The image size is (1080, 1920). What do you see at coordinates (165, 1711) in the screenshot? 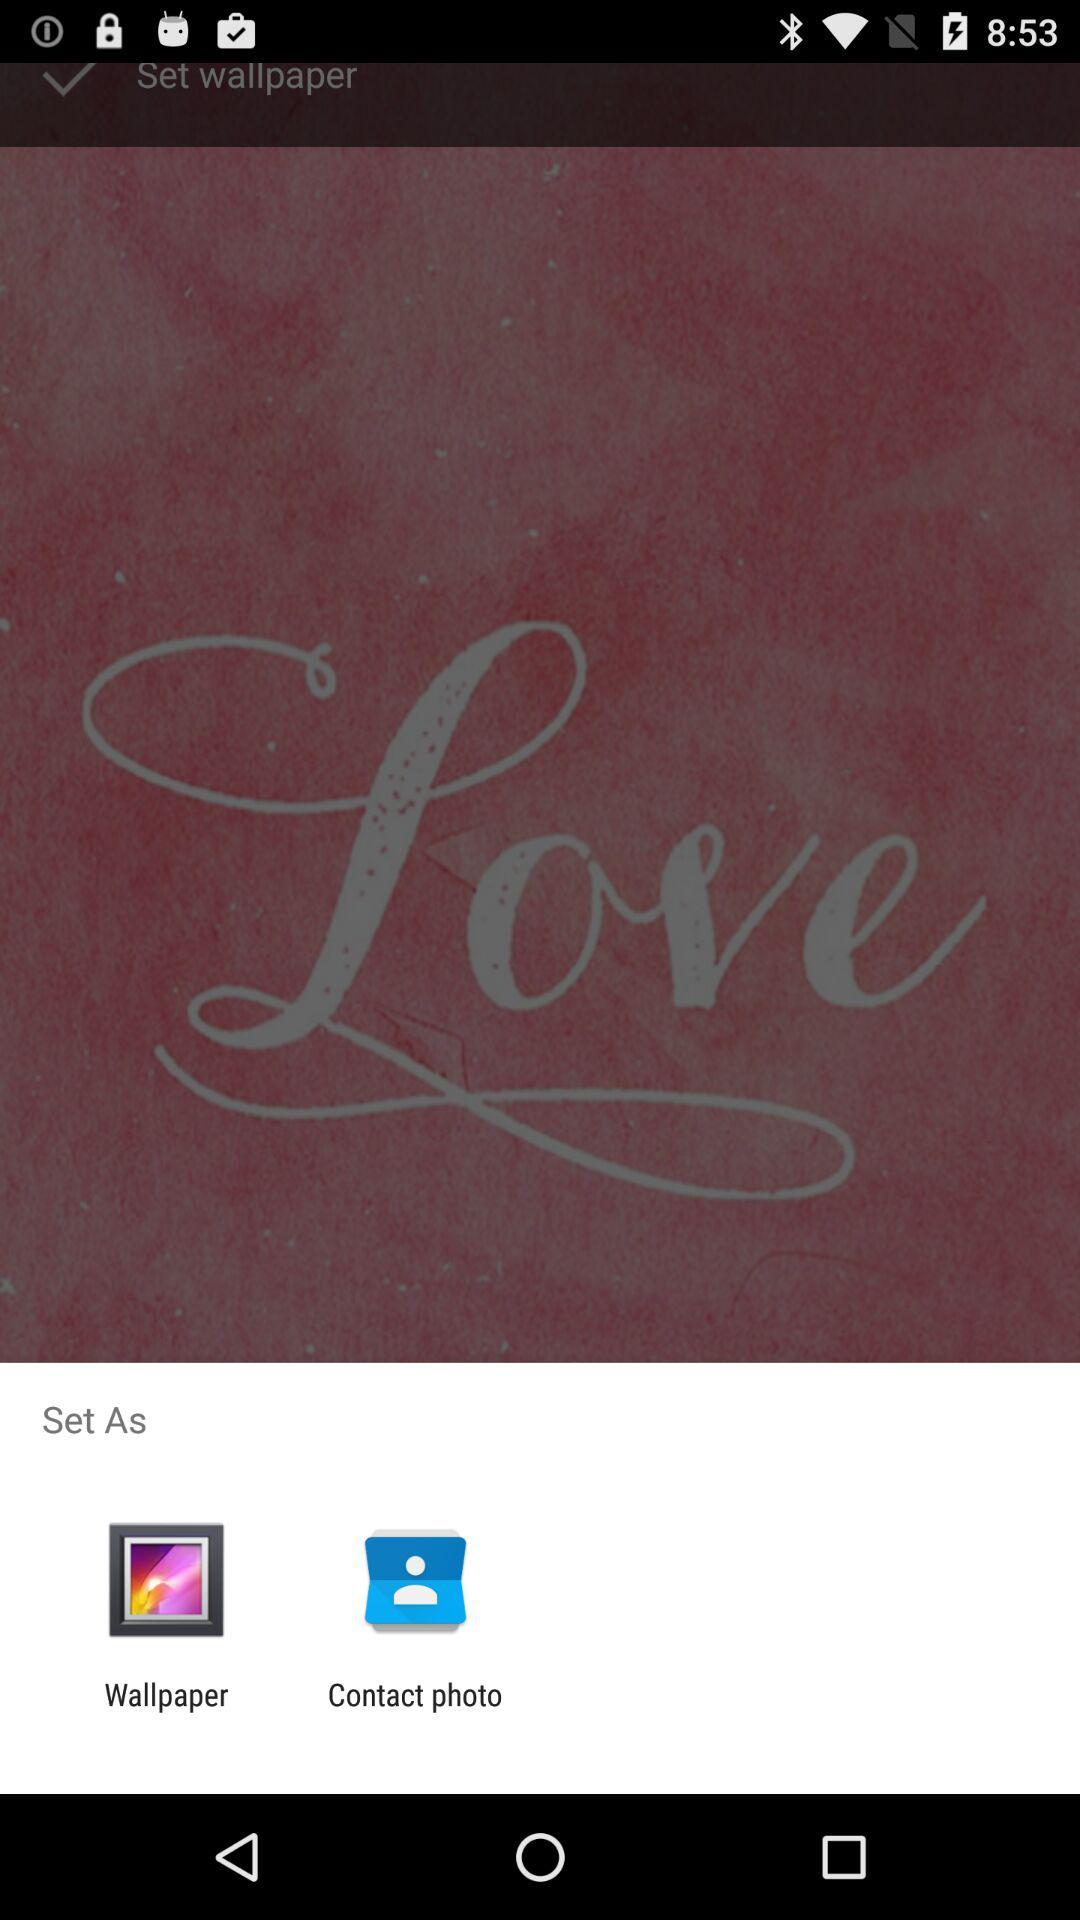
I see `the app to the left of the contact photo icon` at bounding box center [165, 1711].